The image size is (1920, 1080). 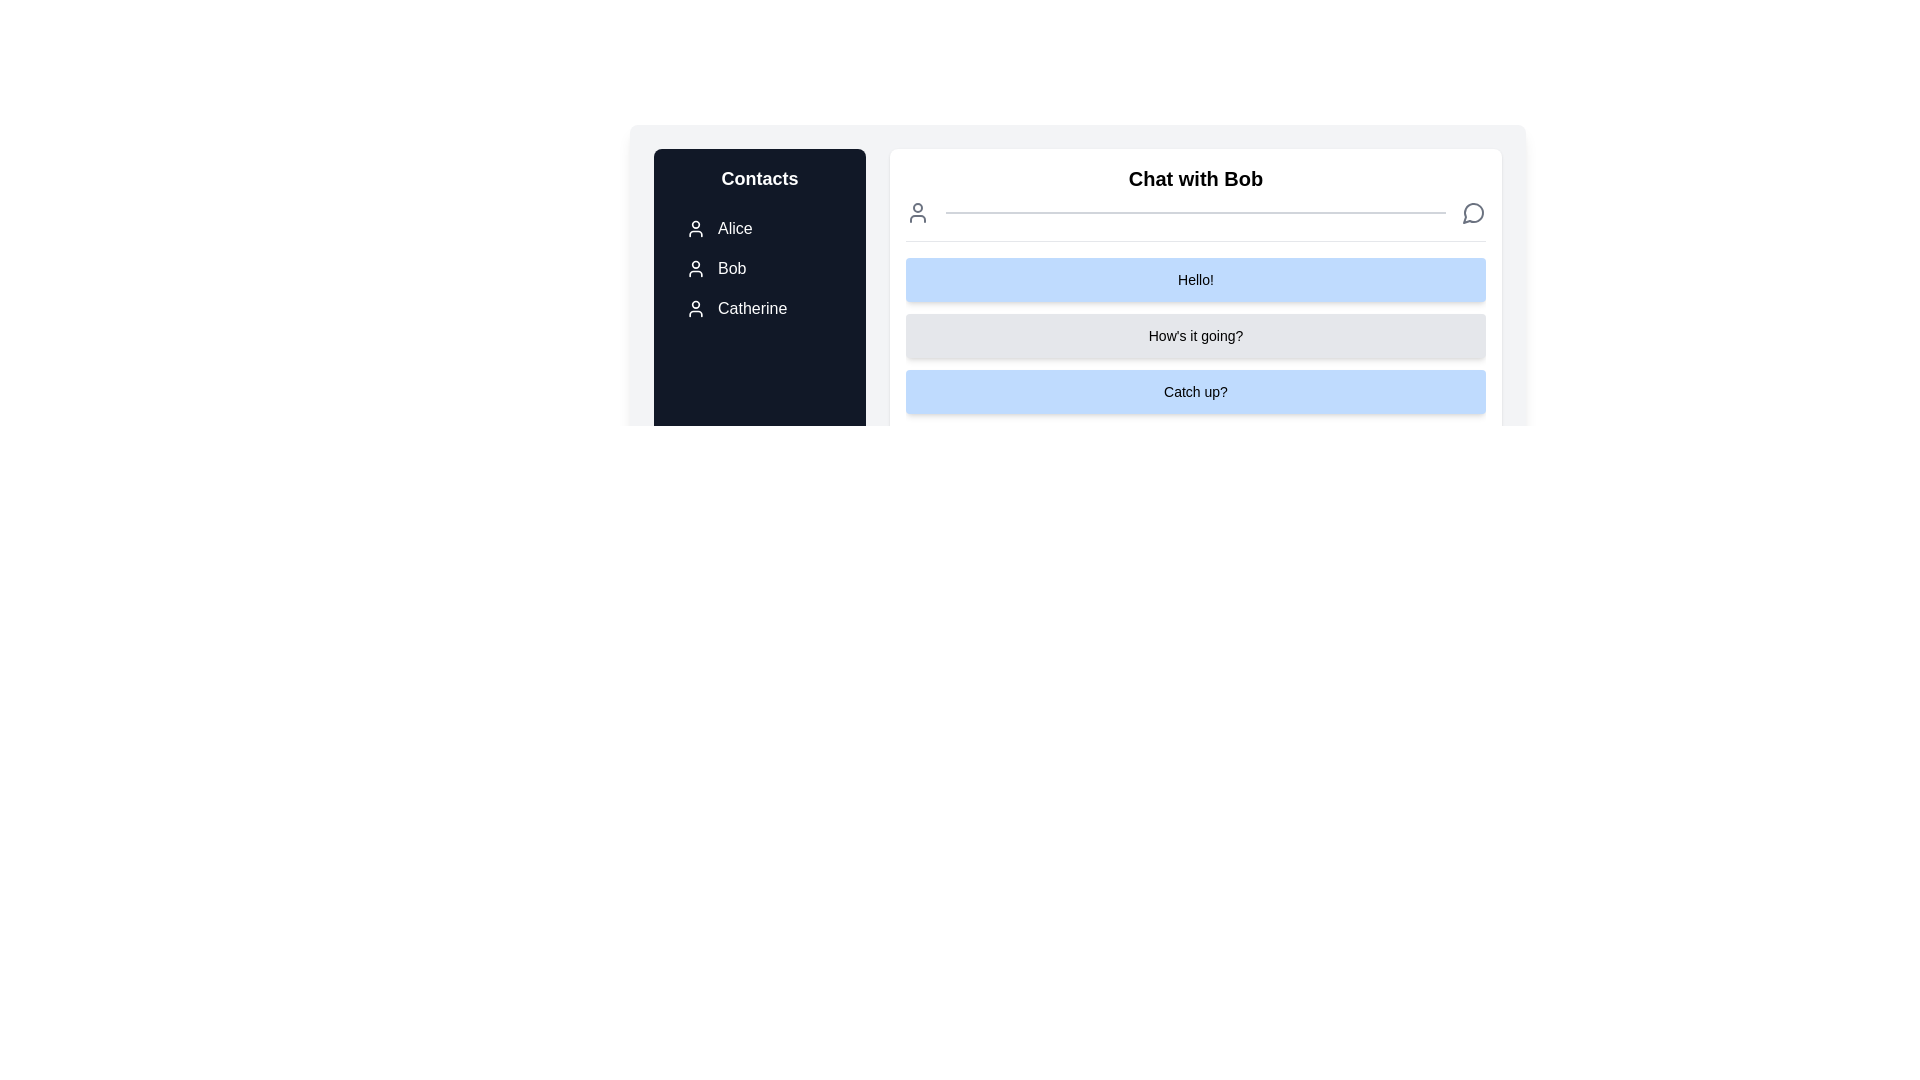 I want to click on the Header section displaying the participant's name 'Bob', so click(x=1195, y=203).